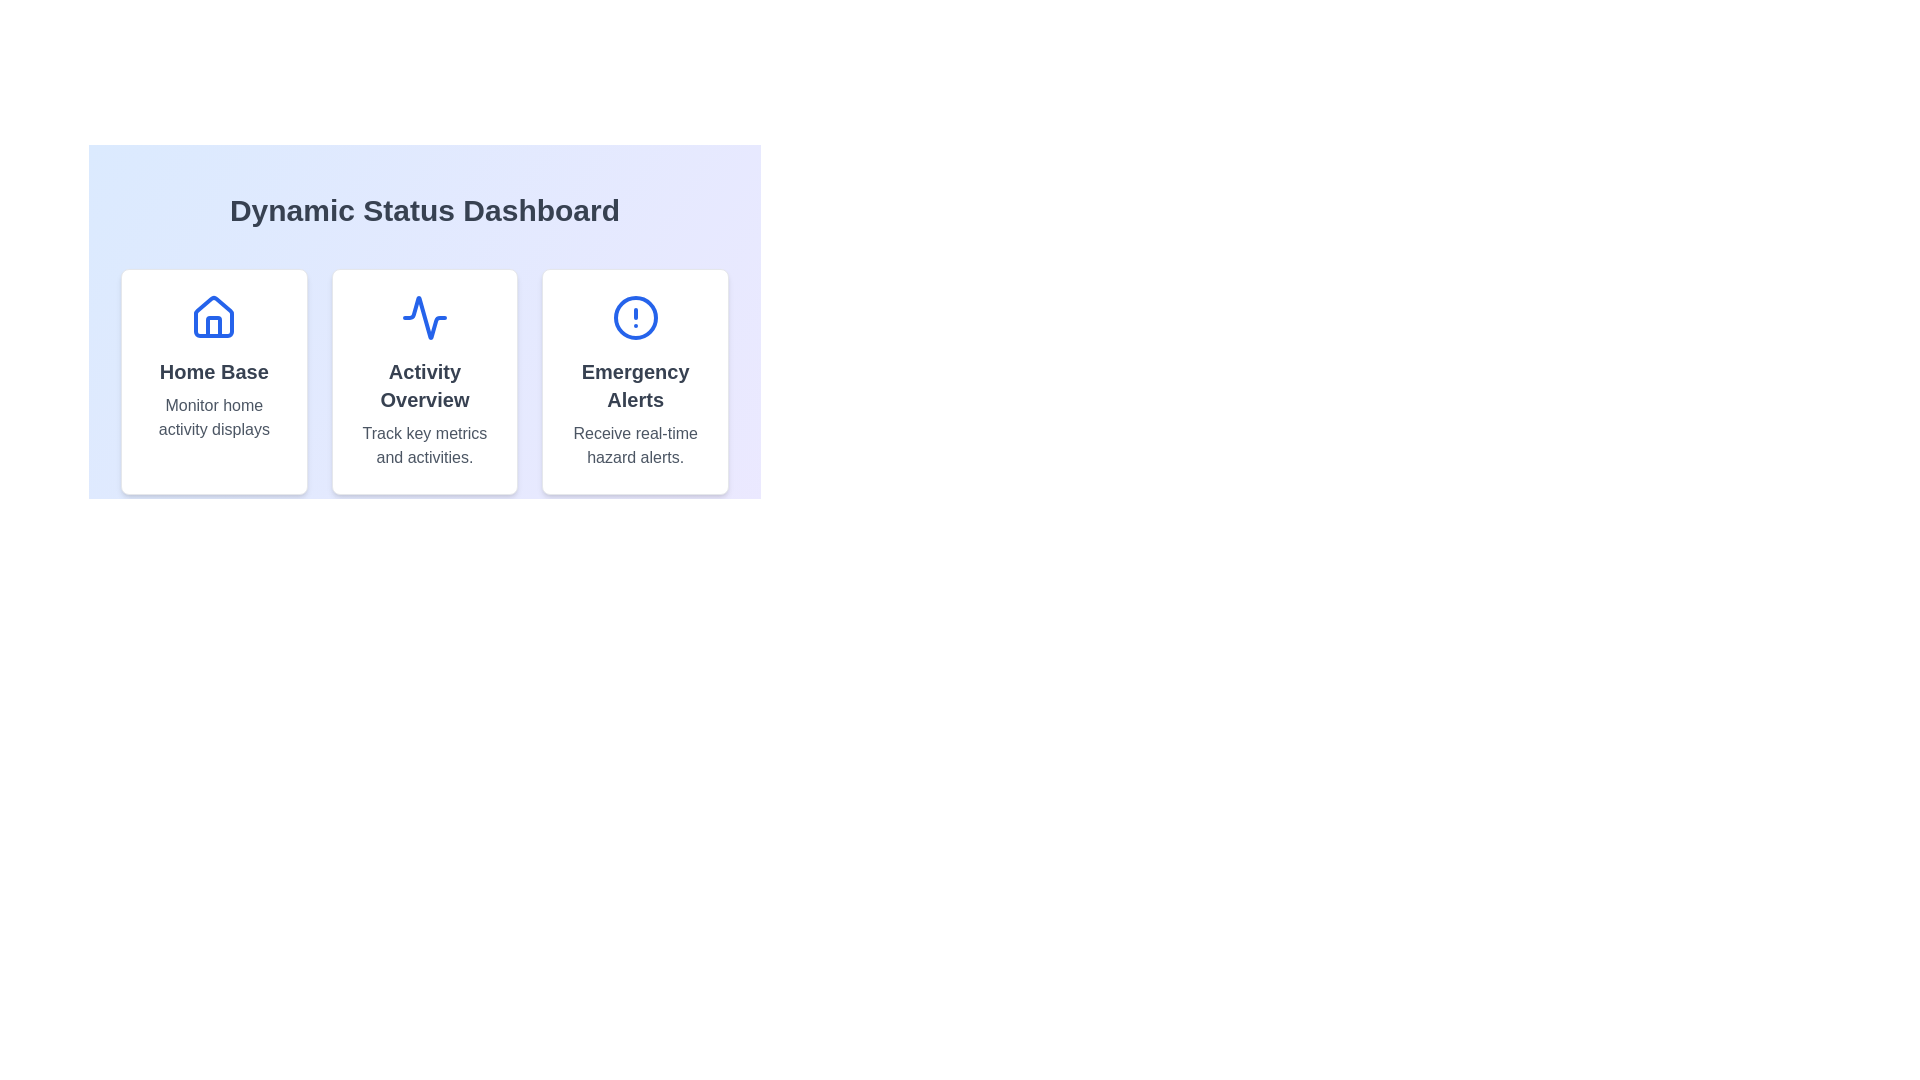  What do you see at coordinates (424, 381) in the screenshot?
I see `the 'Activity Overview' Information card box in the second column of the Dynamic Status Dashboard` at bounding box center [424, 381].